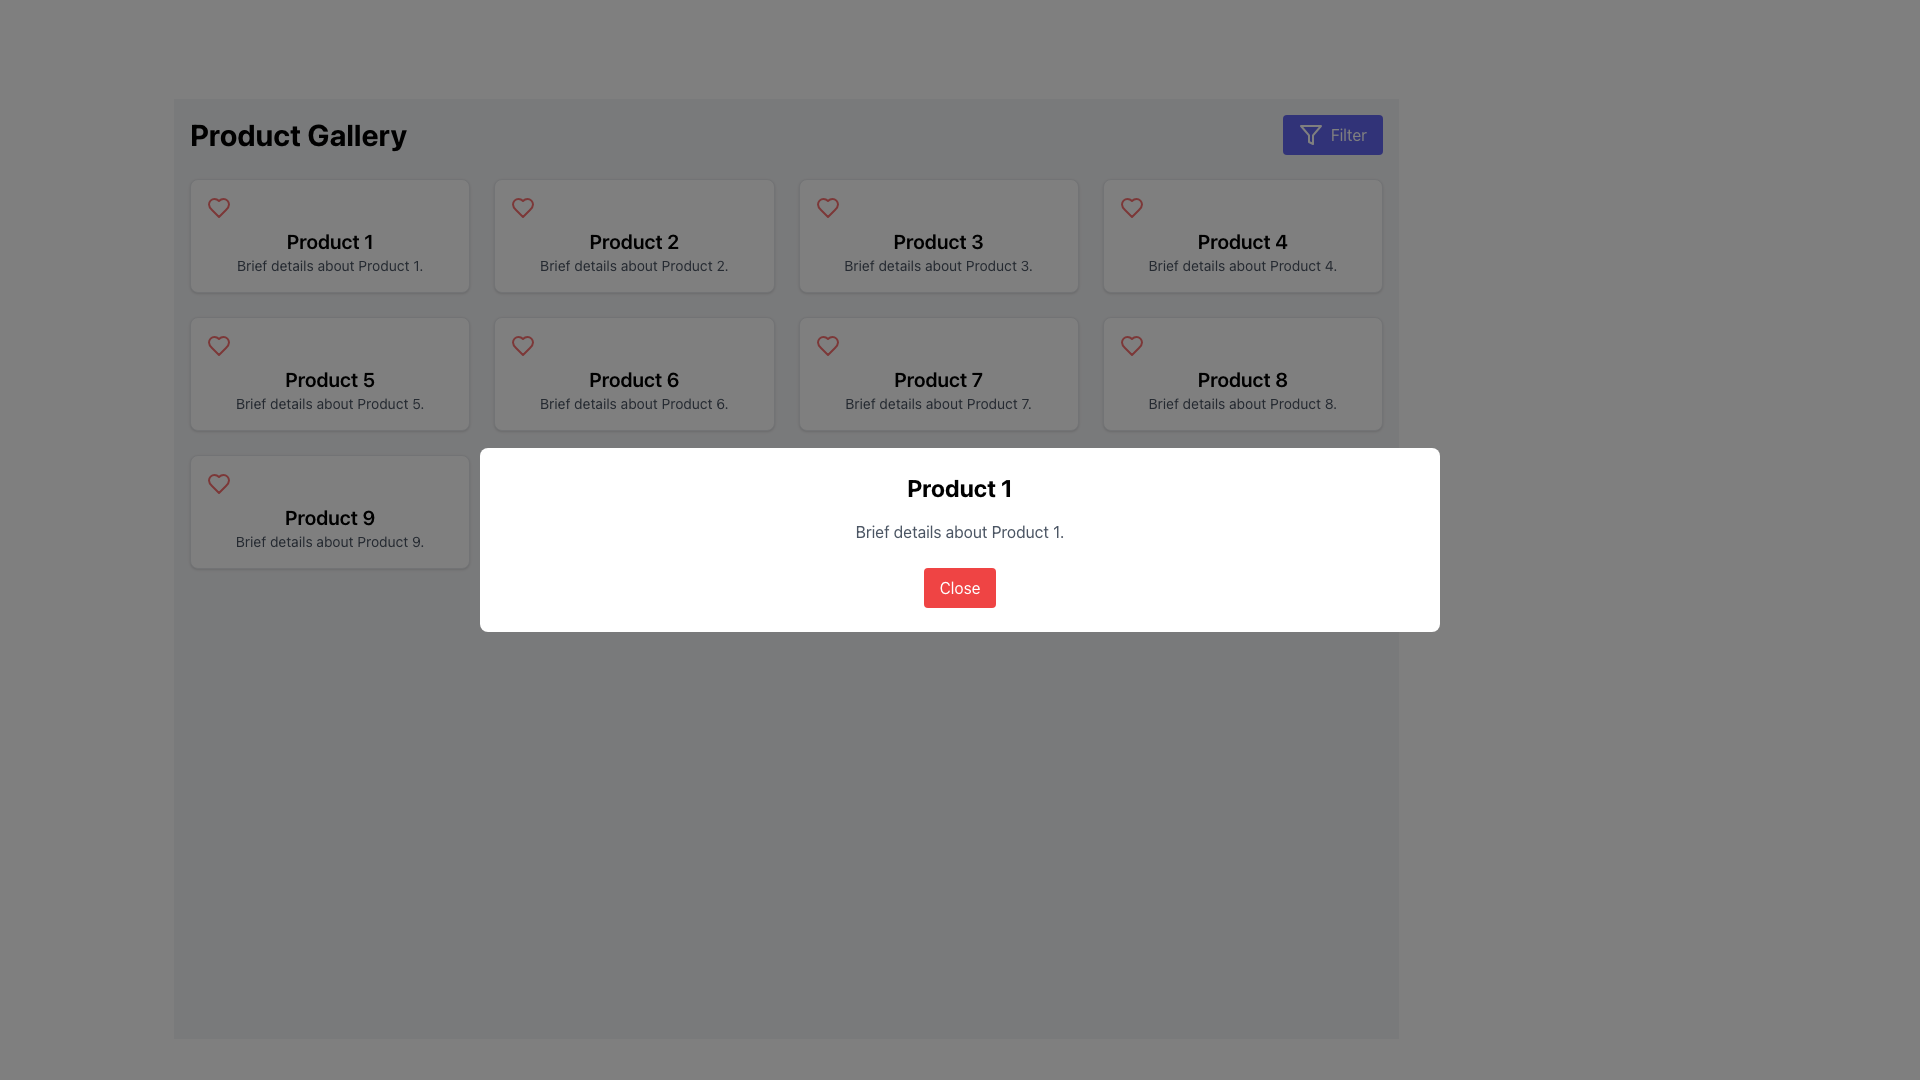 The height and width of the screenshot is (1080, 1920). What do you see at coordinates (330, 241) in the screenshot?
I see `the Text Label that serves as the title for the product, positioned slightly above its sibling description element` at bounding box center [330, 241].